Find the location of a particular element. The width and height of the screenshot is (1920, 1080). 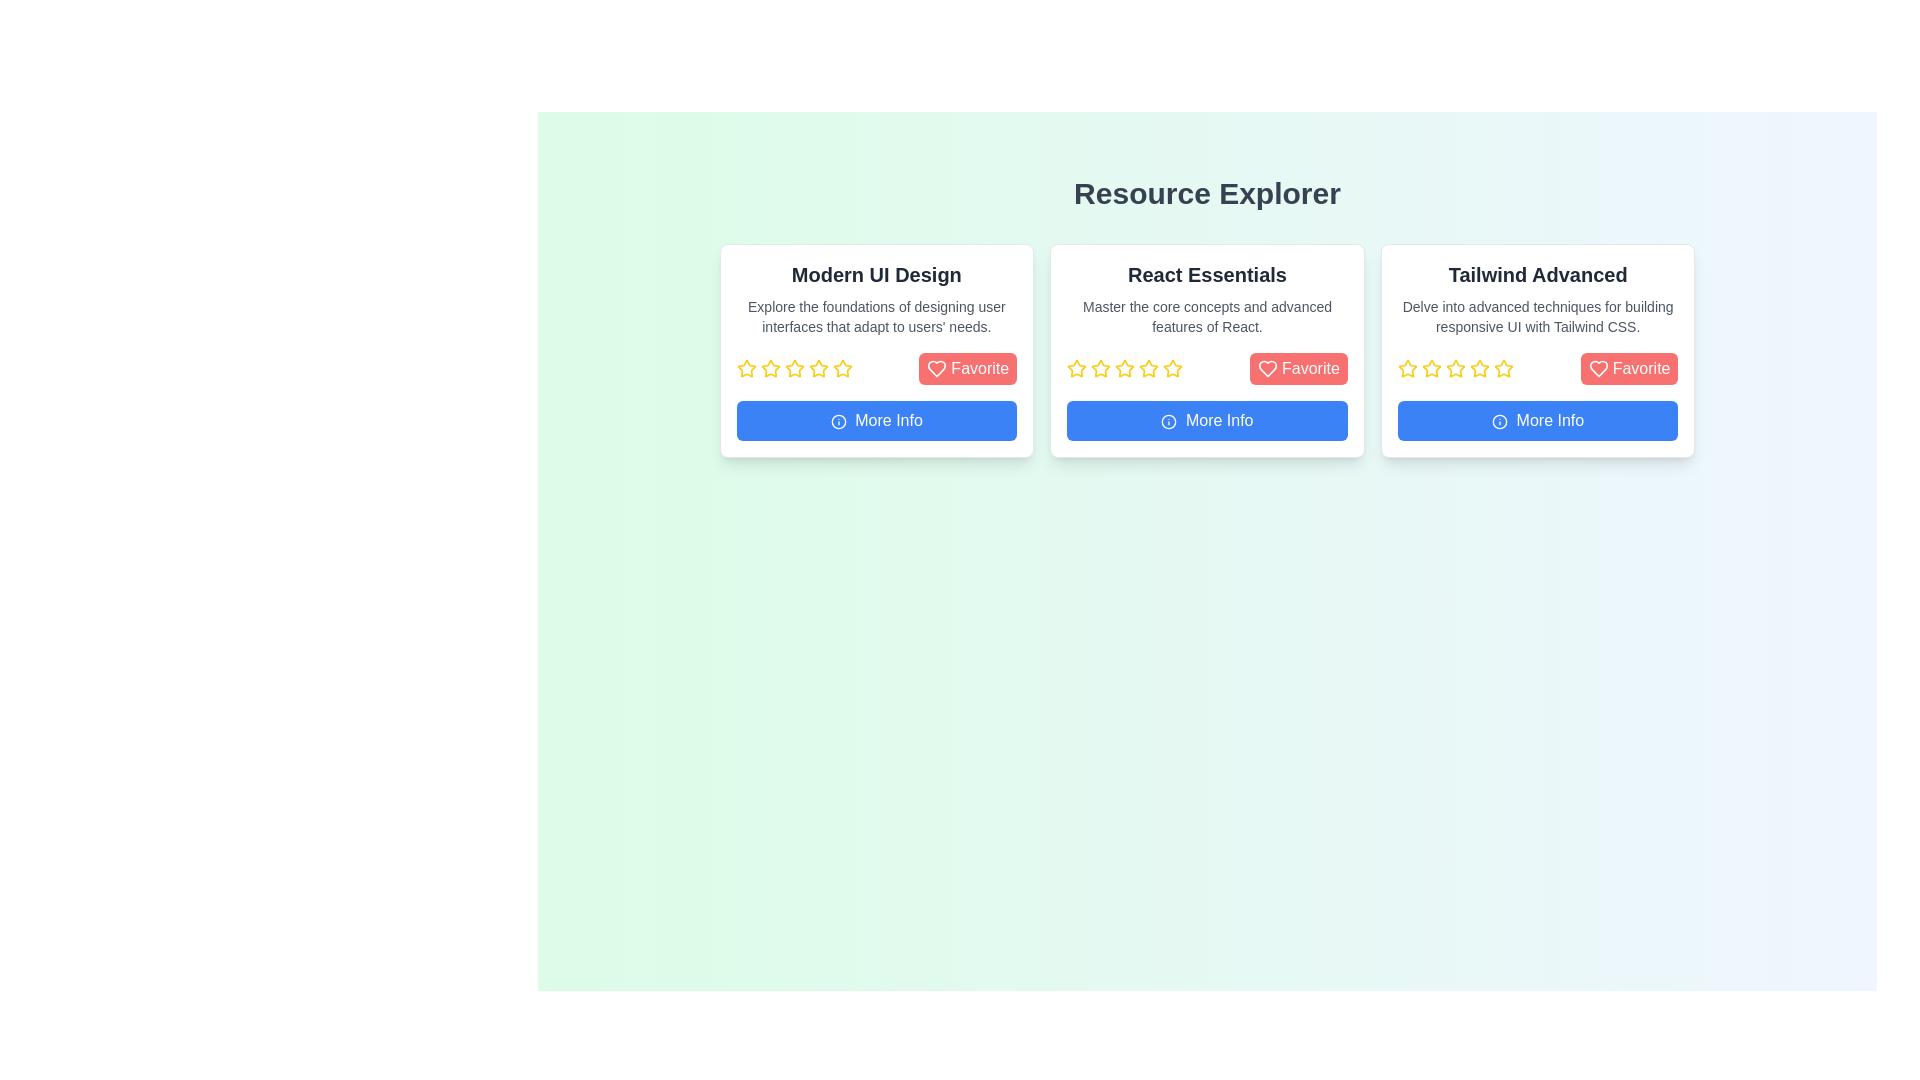

the 'More Info' button, which is a vibrant blue rectangular button with rounded corners and white bold text, located at the bottom of the 'Modern UI Design' card is located at coordinates (876, 419).